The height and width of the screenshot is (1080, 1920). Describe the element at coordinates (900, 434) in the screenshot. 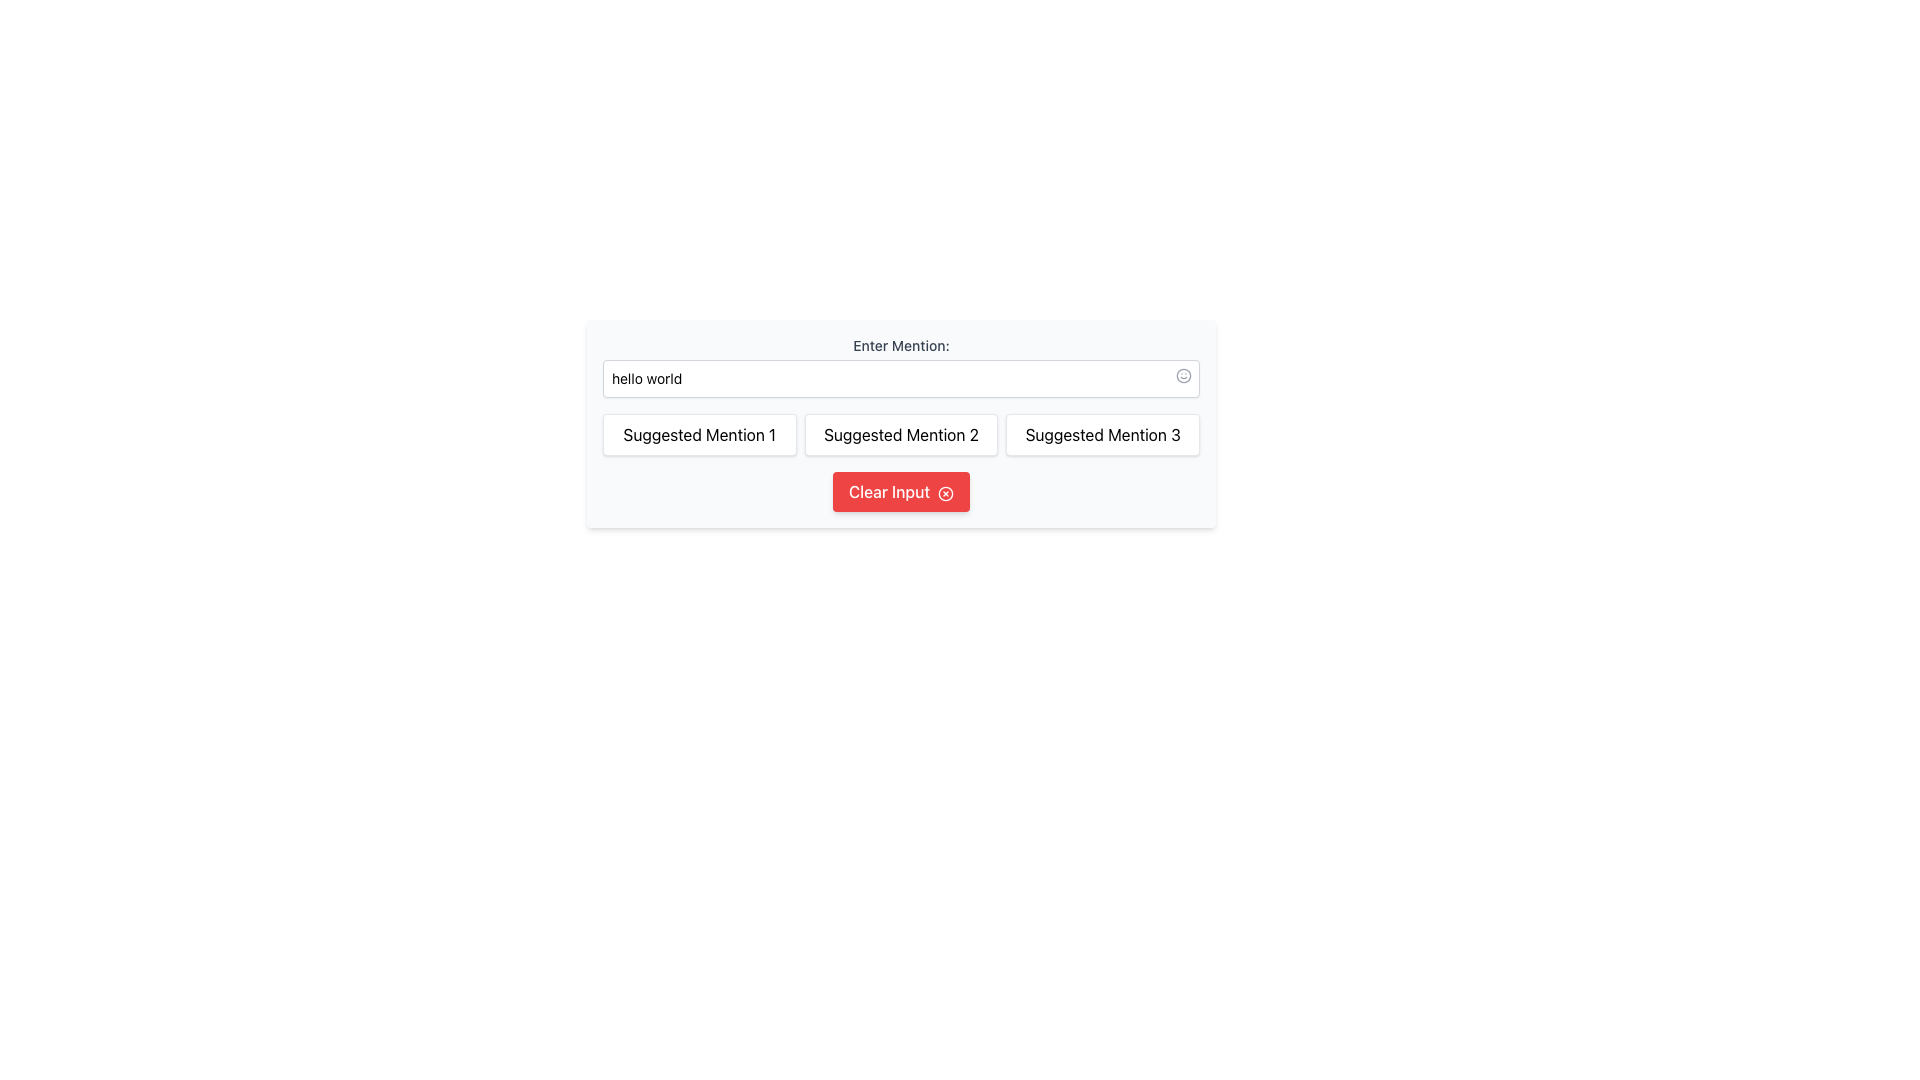

I see `the box labeled 'Suggested Mention 1' in the grid containing text boxes` at that location.